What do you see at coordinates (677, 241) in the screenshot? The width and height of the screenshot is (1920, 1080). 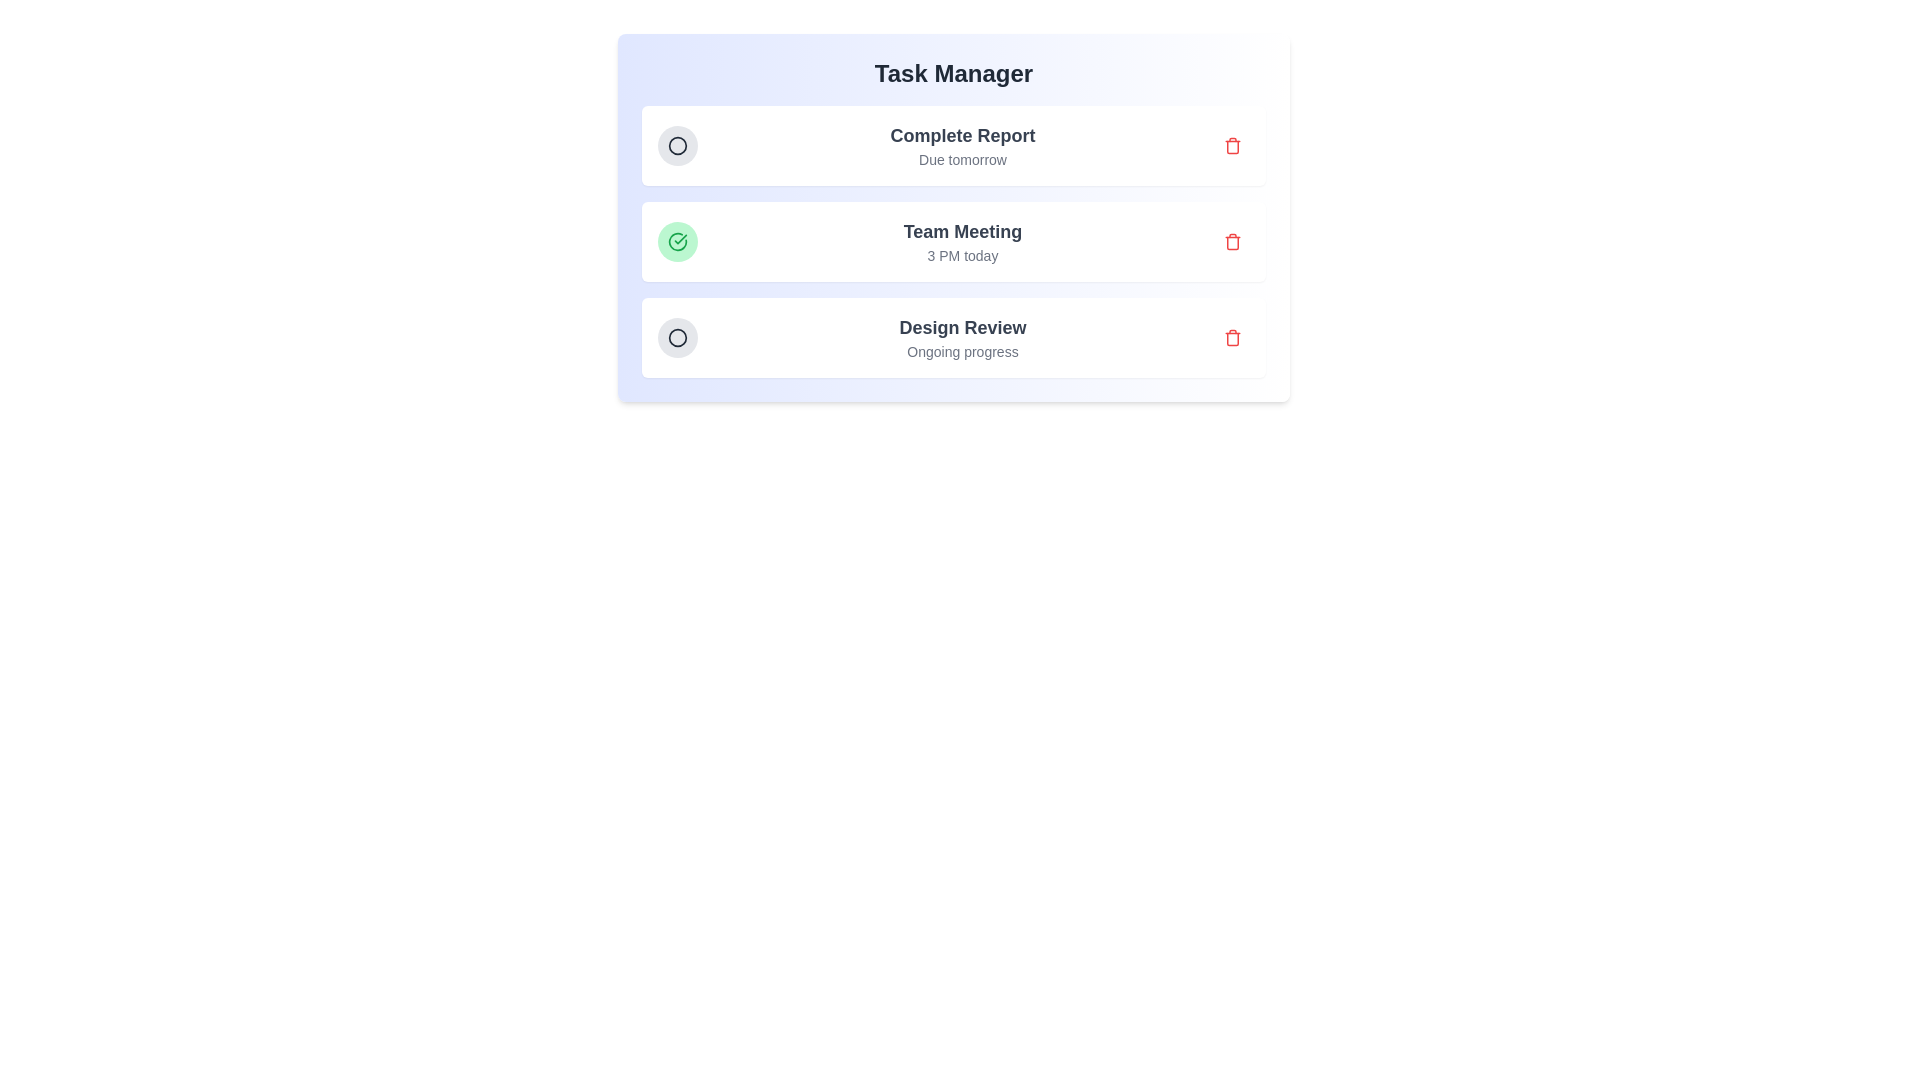 I see `the circular icon with a checkmark symbol inside it, which has a green outline and white background, located to the left of the 'Team Meeting' task title in the second row of the task list to mark the task as completed` at bounding box center [677, 241].